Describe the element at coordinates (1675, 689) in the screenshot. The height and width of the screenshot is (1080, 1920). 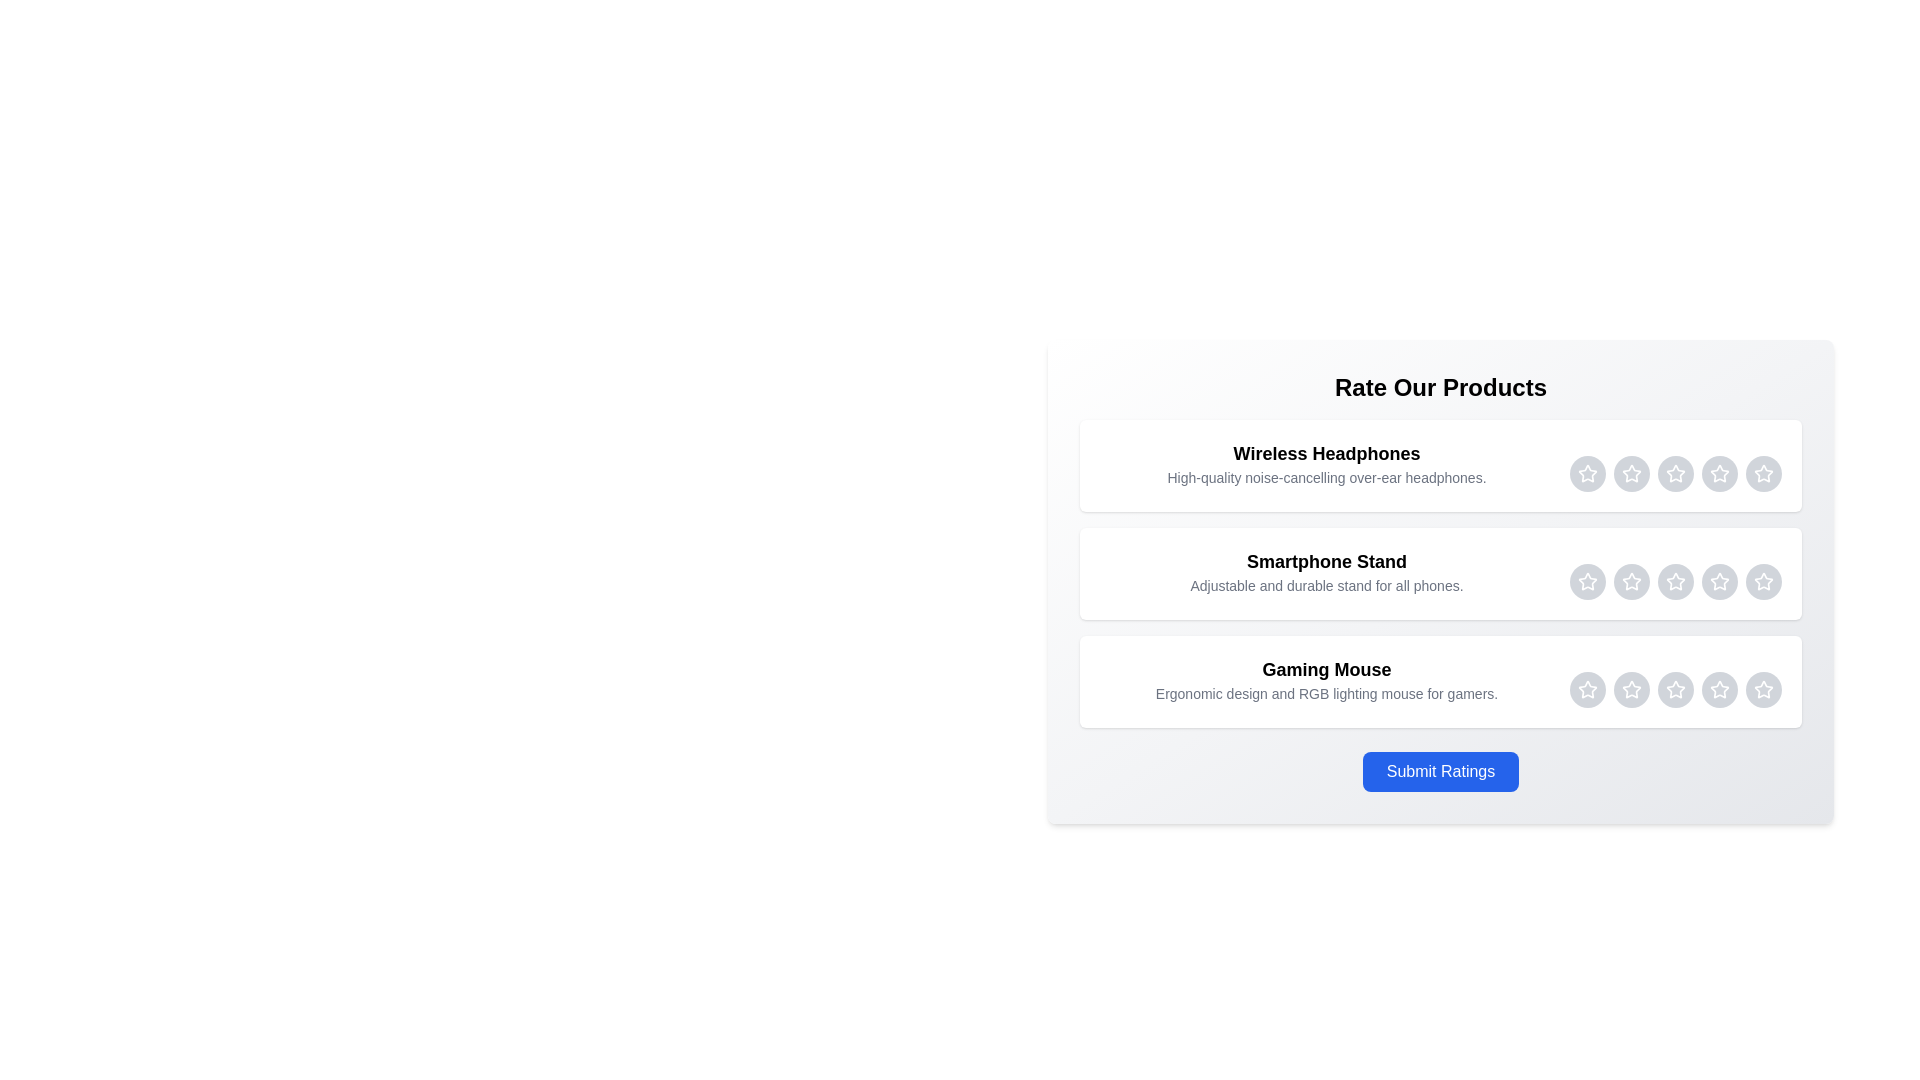
I see `the Gaming Mouse rating star 3` at that location.